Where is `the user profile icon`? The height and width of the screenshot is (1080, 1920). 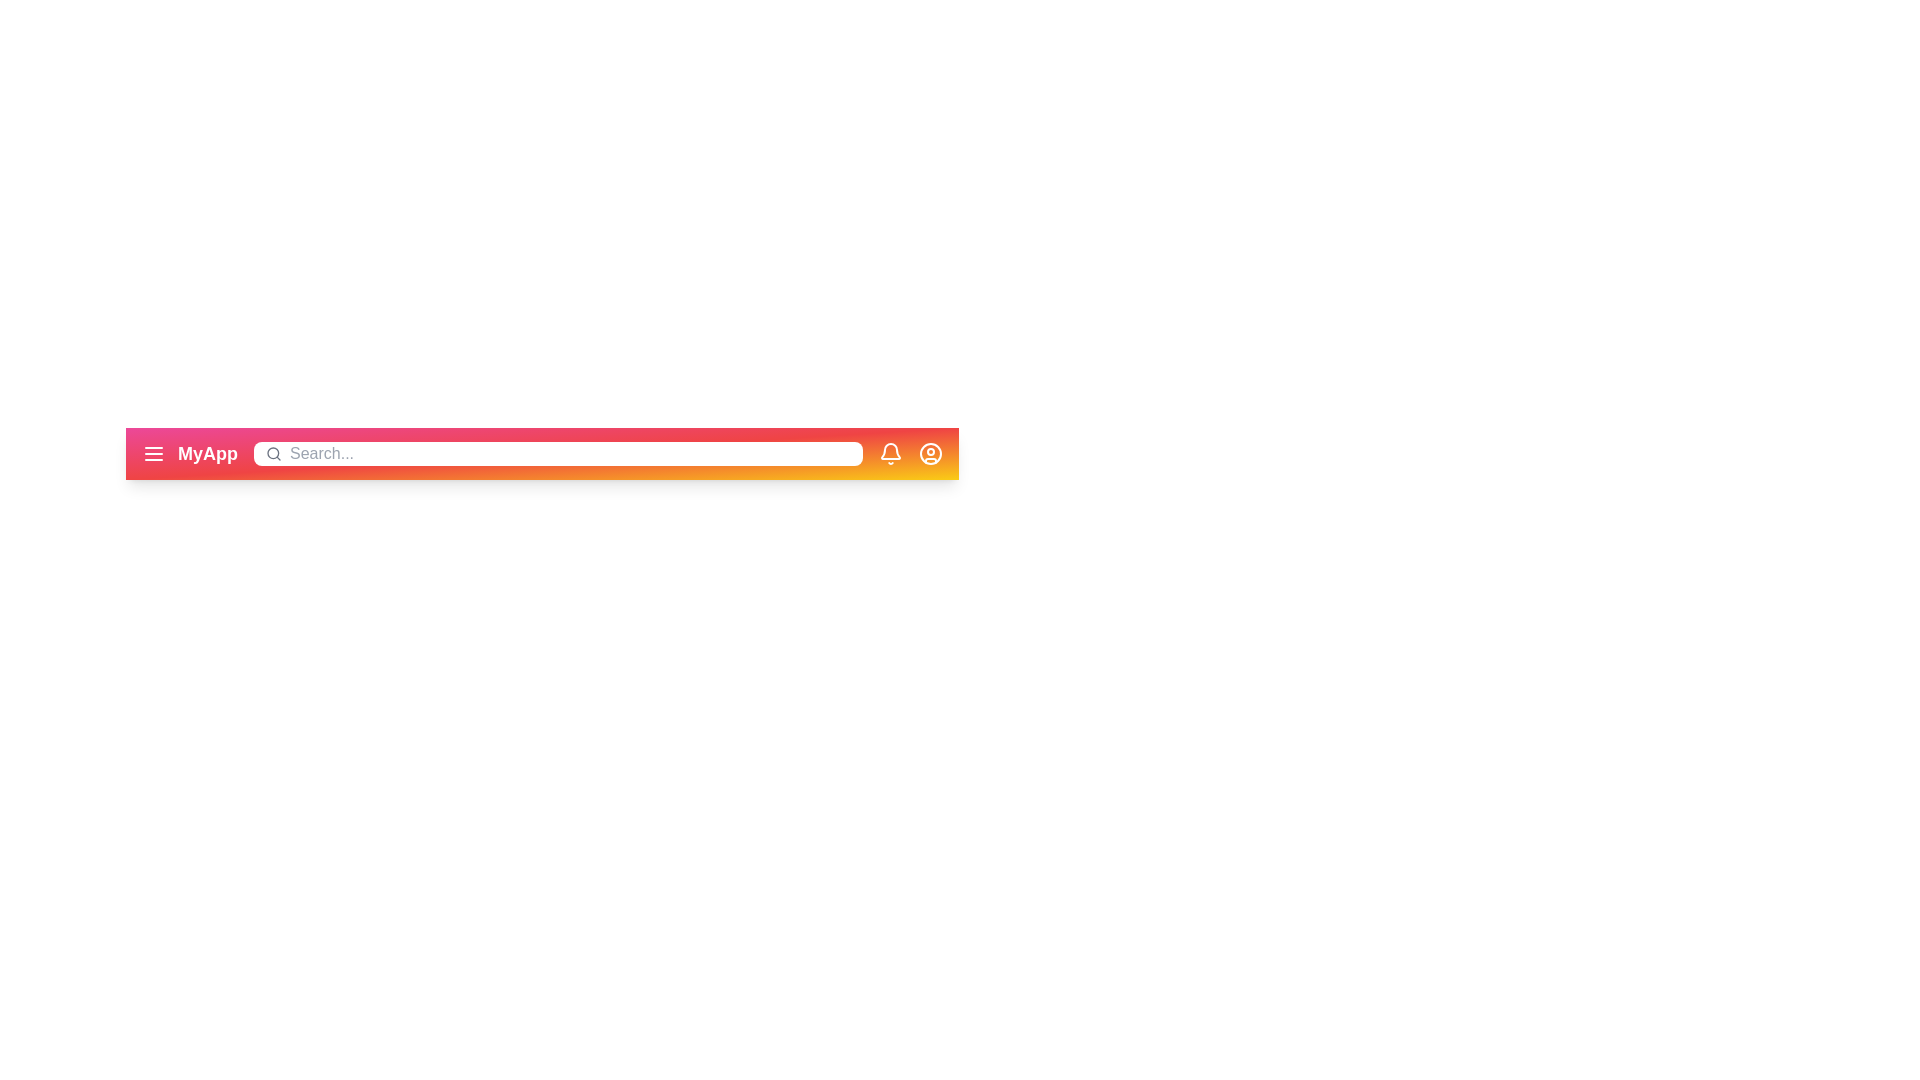 the user profile icon is located at coordinates (930, 454).